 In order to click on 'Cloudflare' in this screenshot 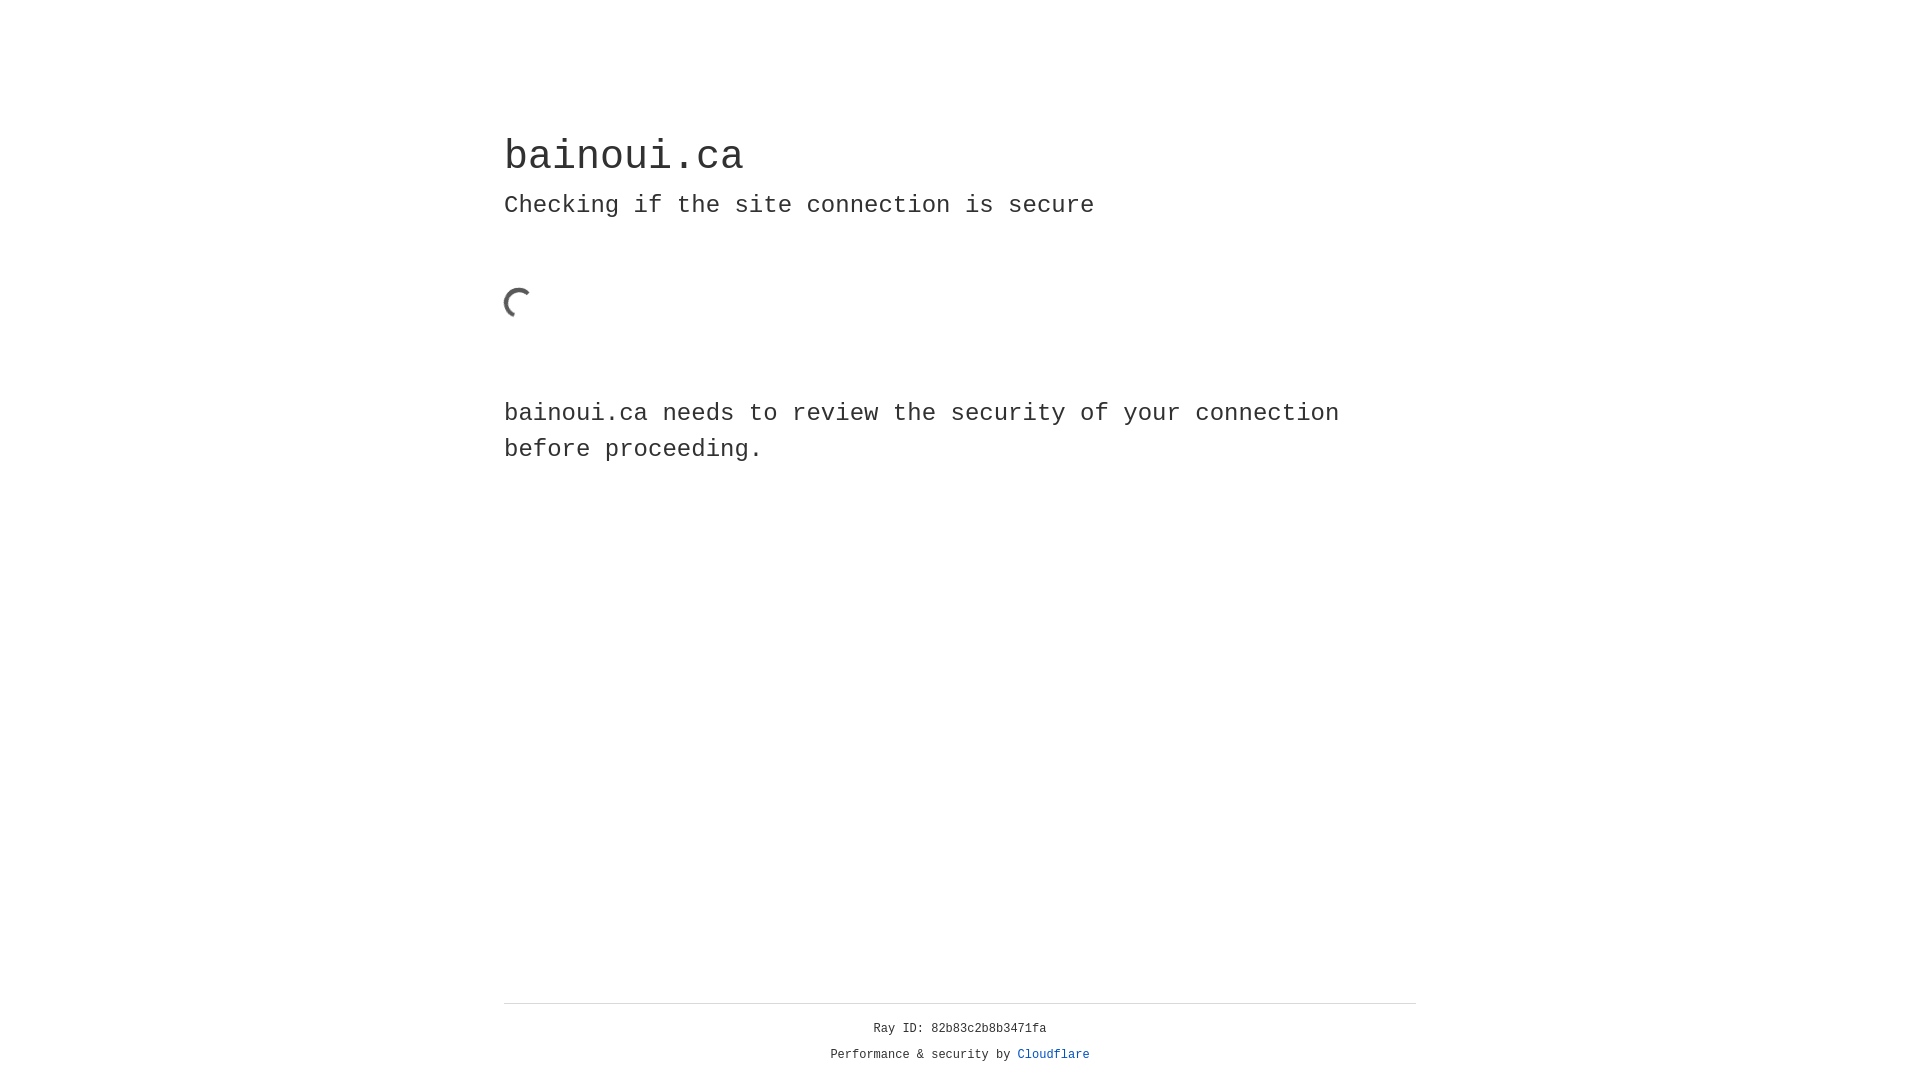, I will do `click(1053, 1054)`.